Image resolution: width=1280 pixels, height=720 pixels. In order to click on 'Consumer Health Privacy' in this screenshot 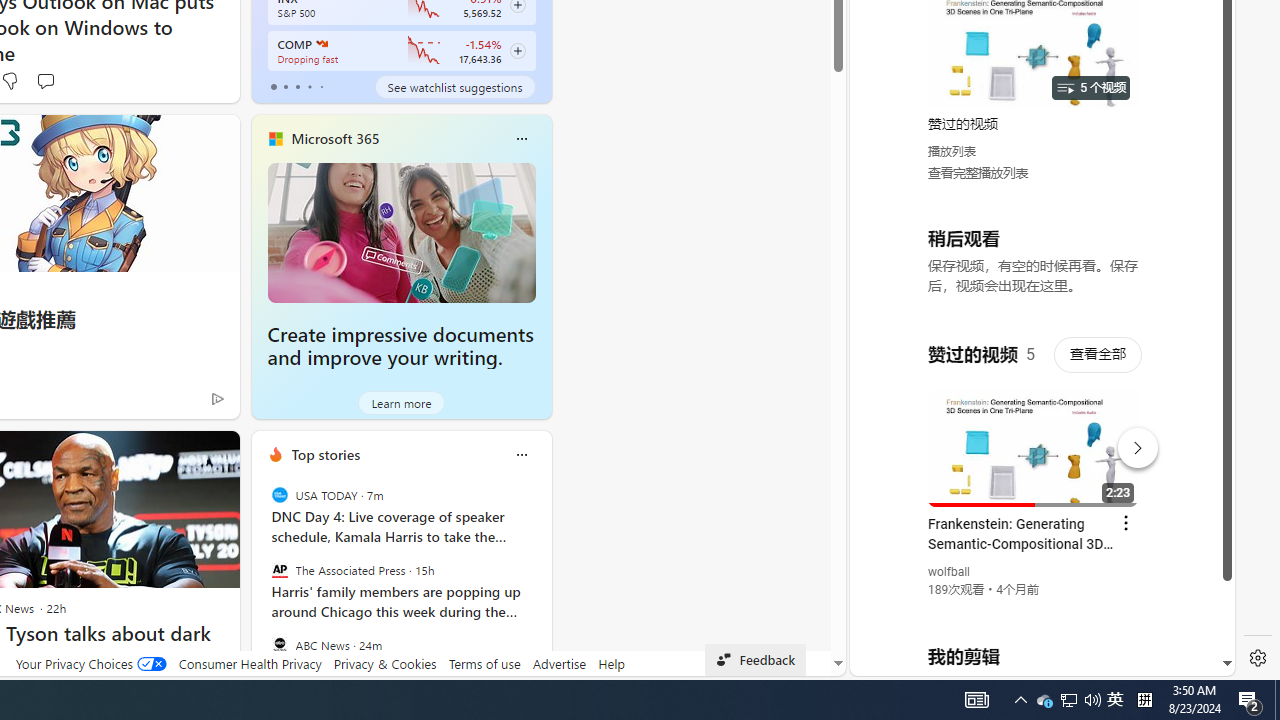, I will do `click(249, 663)`.